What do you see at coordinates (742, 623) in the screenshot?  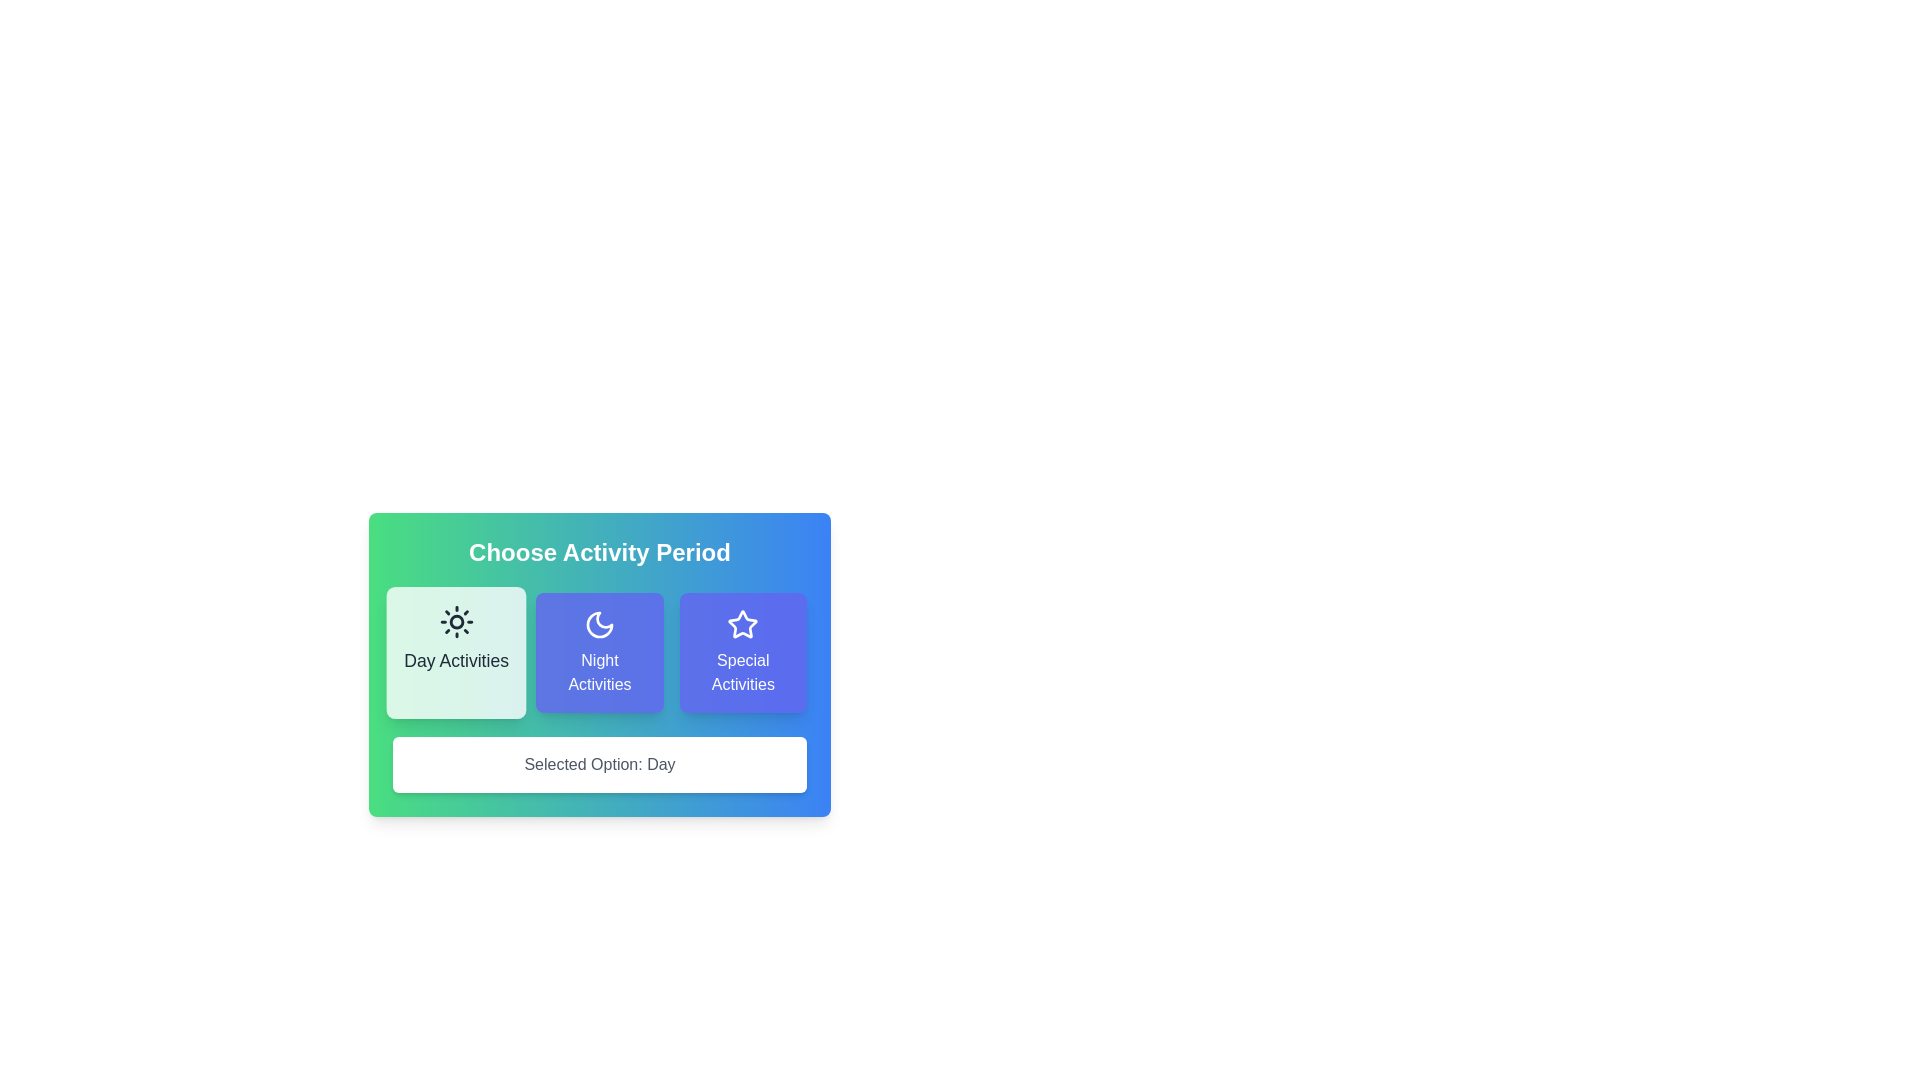 I see `the decorative icon associated with the 'Special Activities' button, which is the third button in the row of three options` at bounding box center [742, 623].